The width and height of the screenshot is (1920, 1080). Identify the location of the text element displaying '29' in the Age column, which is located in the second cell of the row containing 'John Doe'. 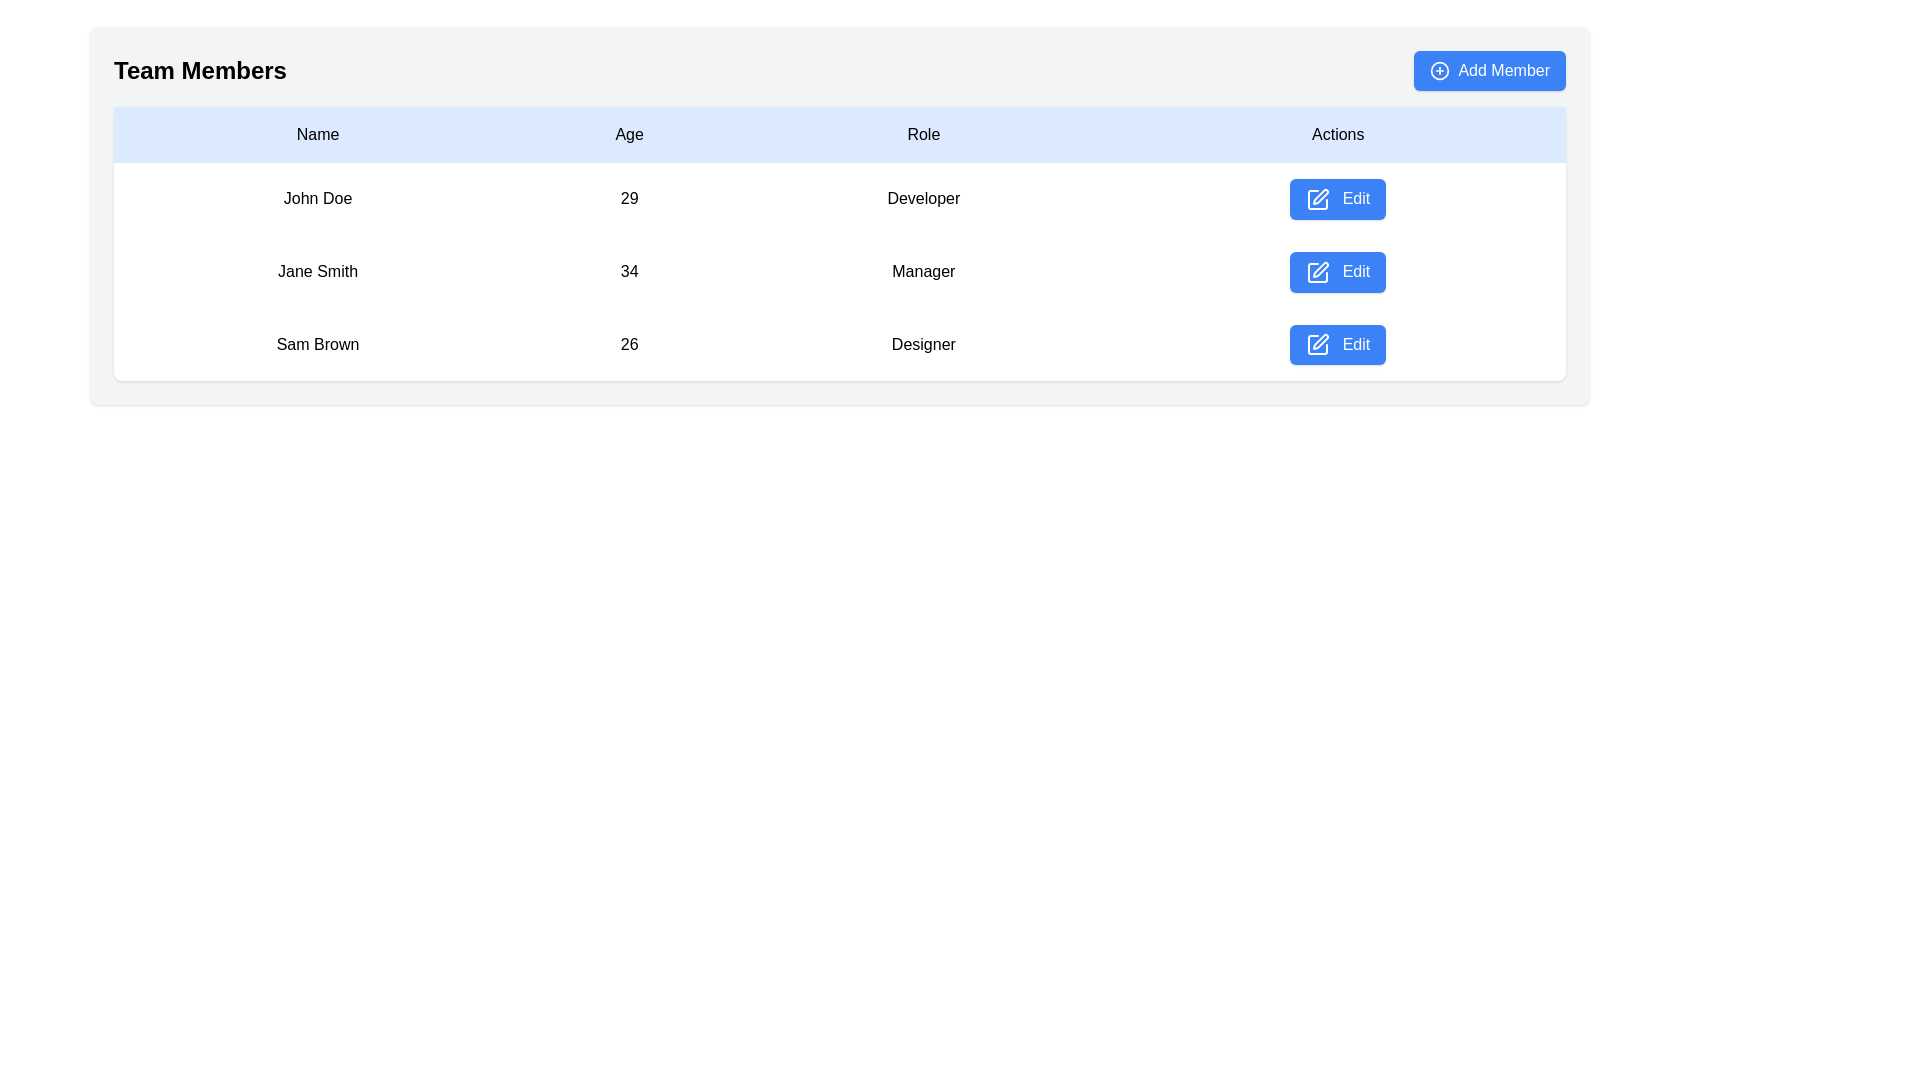
(628, 199).